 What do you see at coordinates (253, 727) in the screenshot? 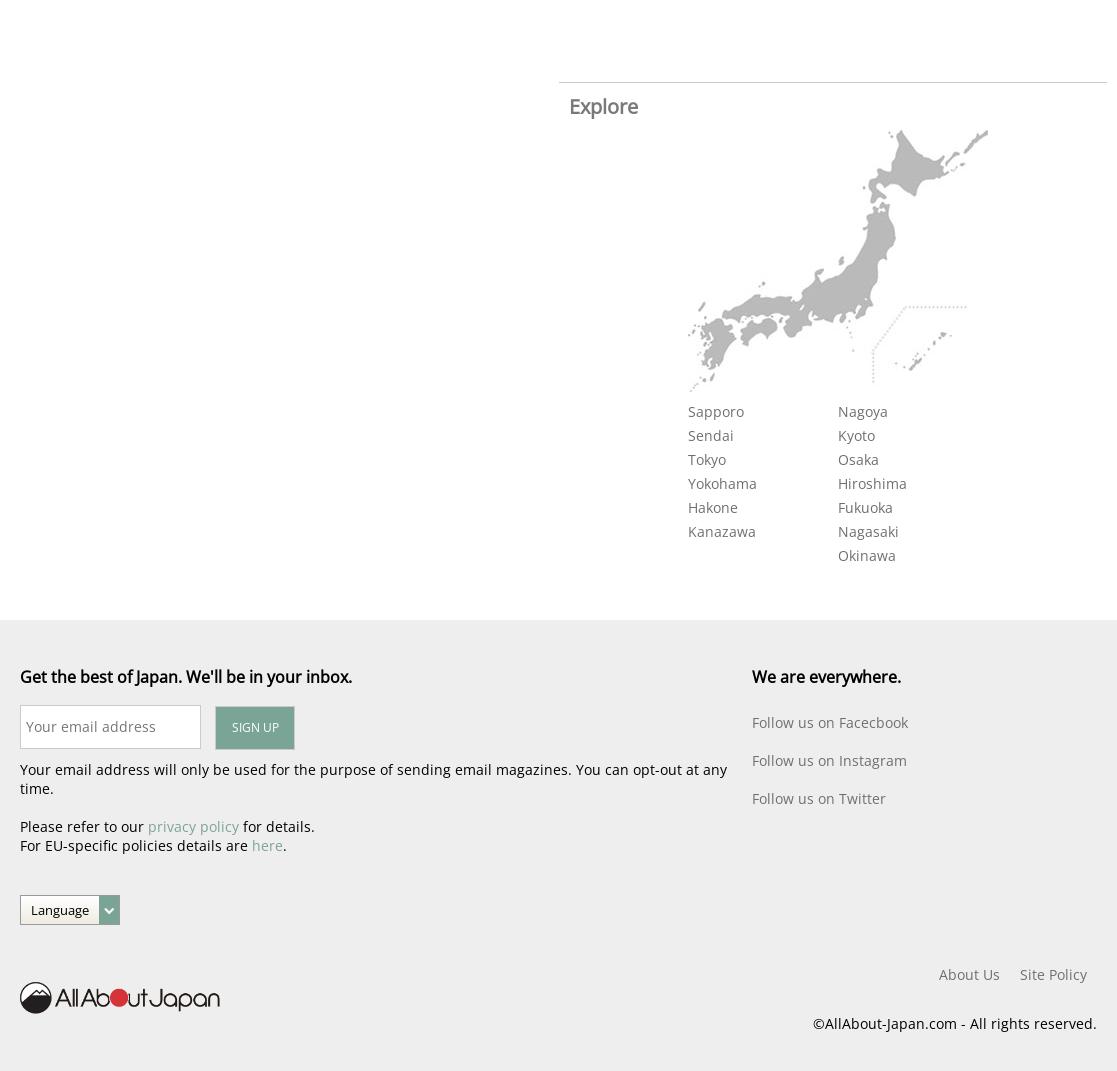
I see `'SIGN UP'` at bounding box center [253, 727].